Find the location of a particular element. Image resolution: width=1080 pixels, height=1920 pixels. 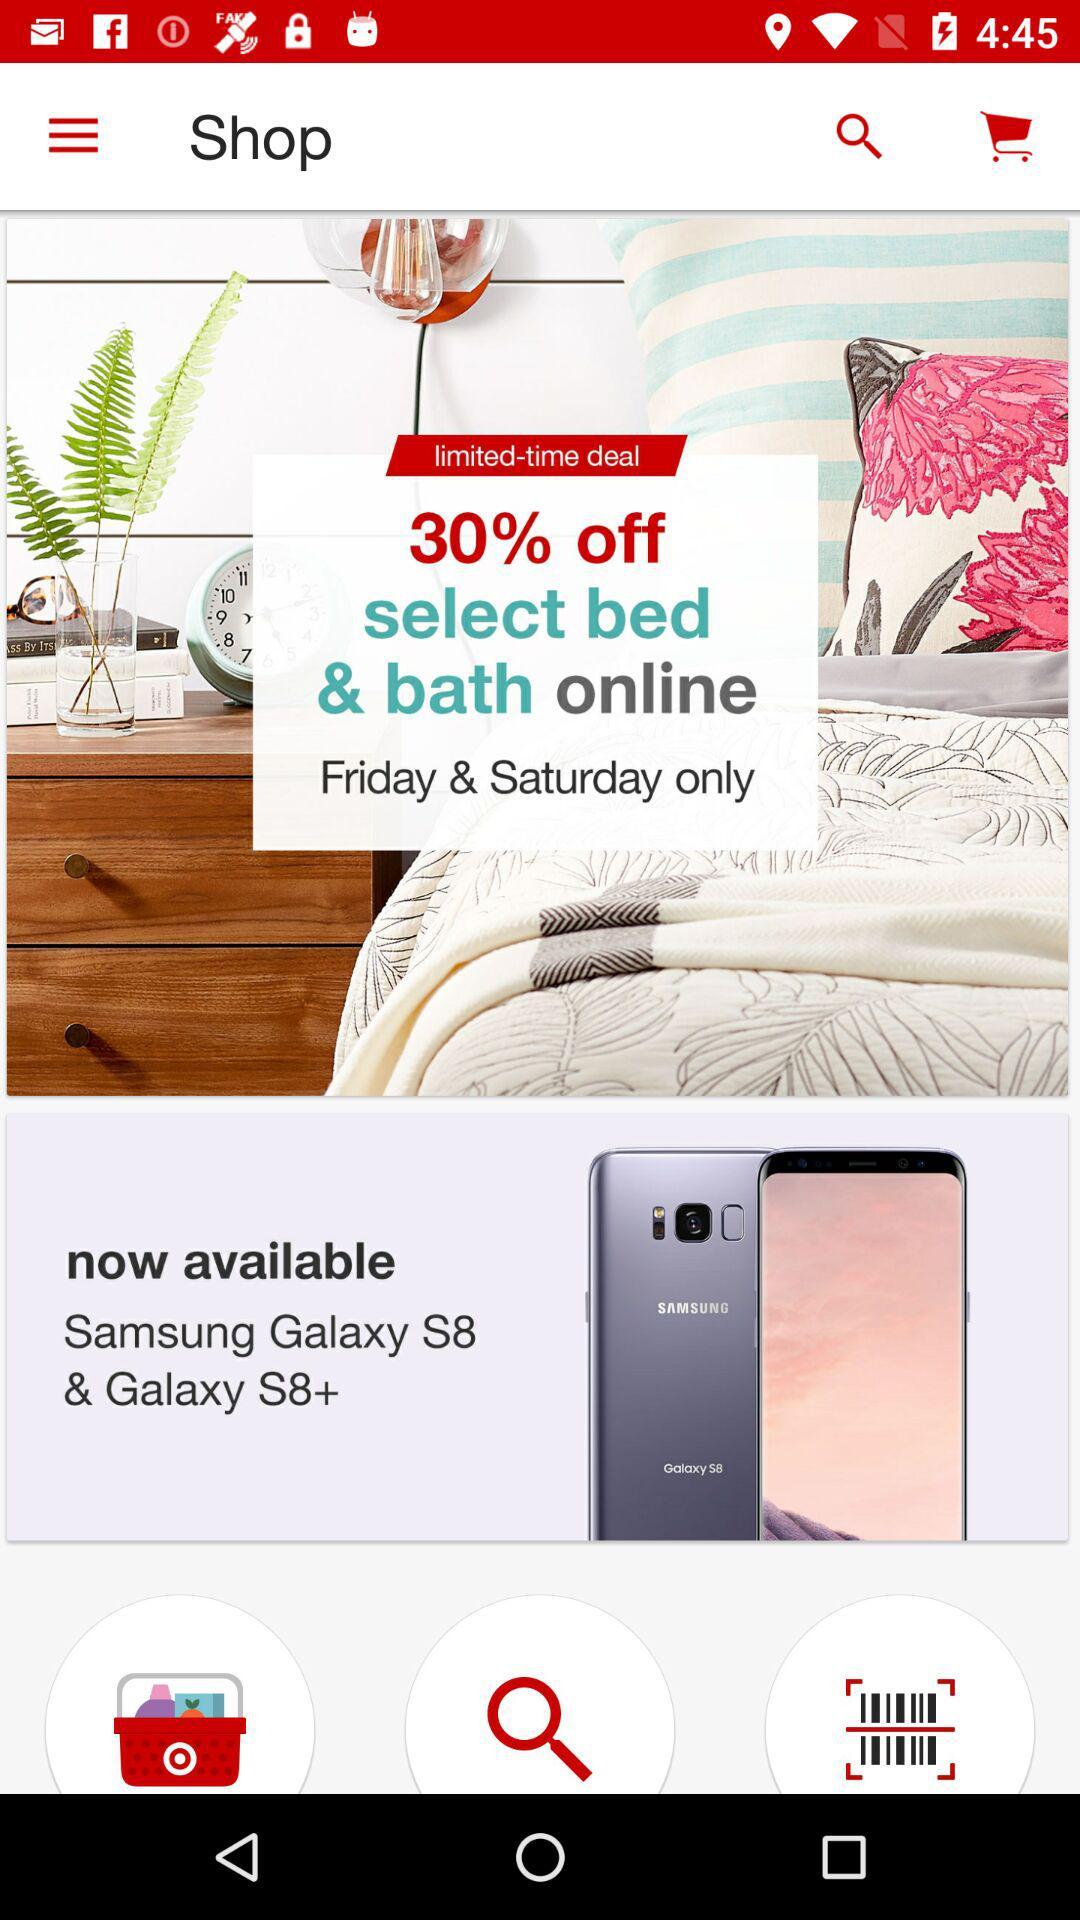

the barcode icon is located at coordinates (898, 1671).